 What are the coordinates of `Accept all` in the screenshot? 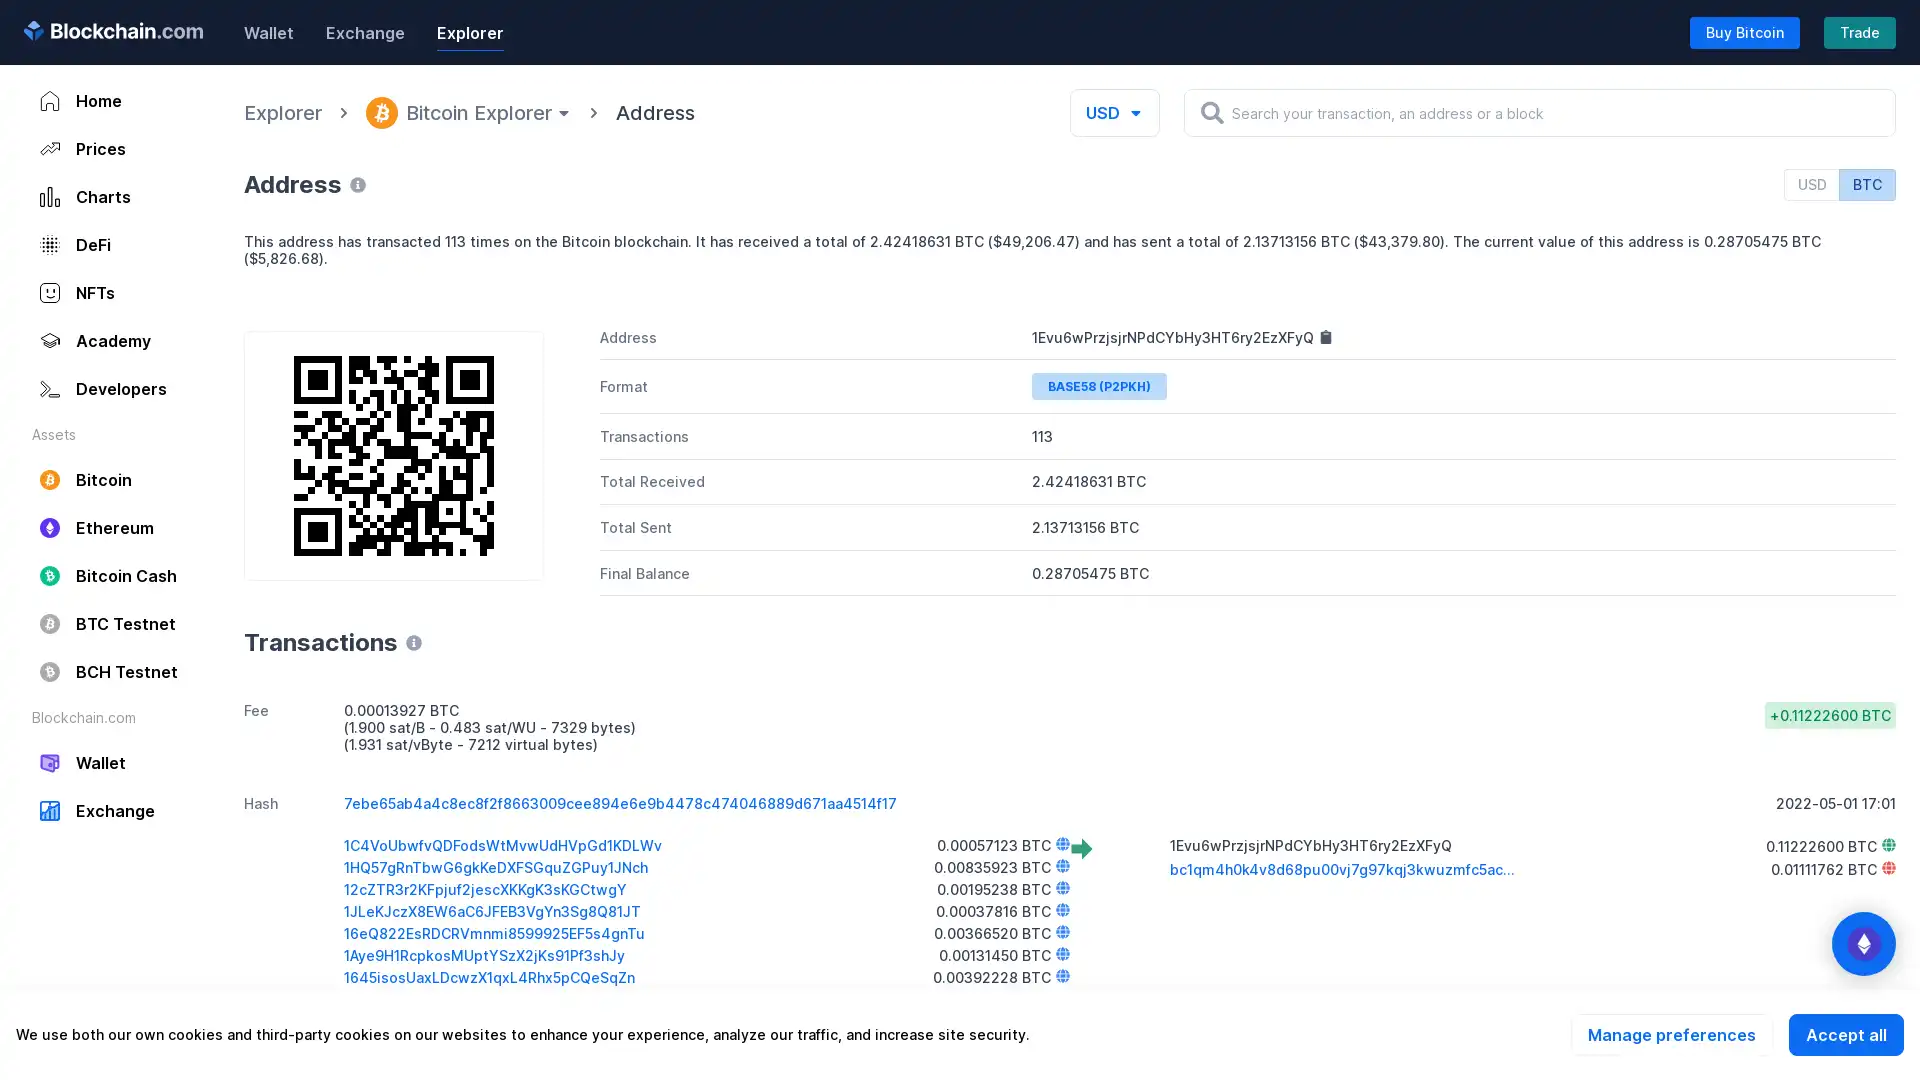 It's located at (1845, 1034).